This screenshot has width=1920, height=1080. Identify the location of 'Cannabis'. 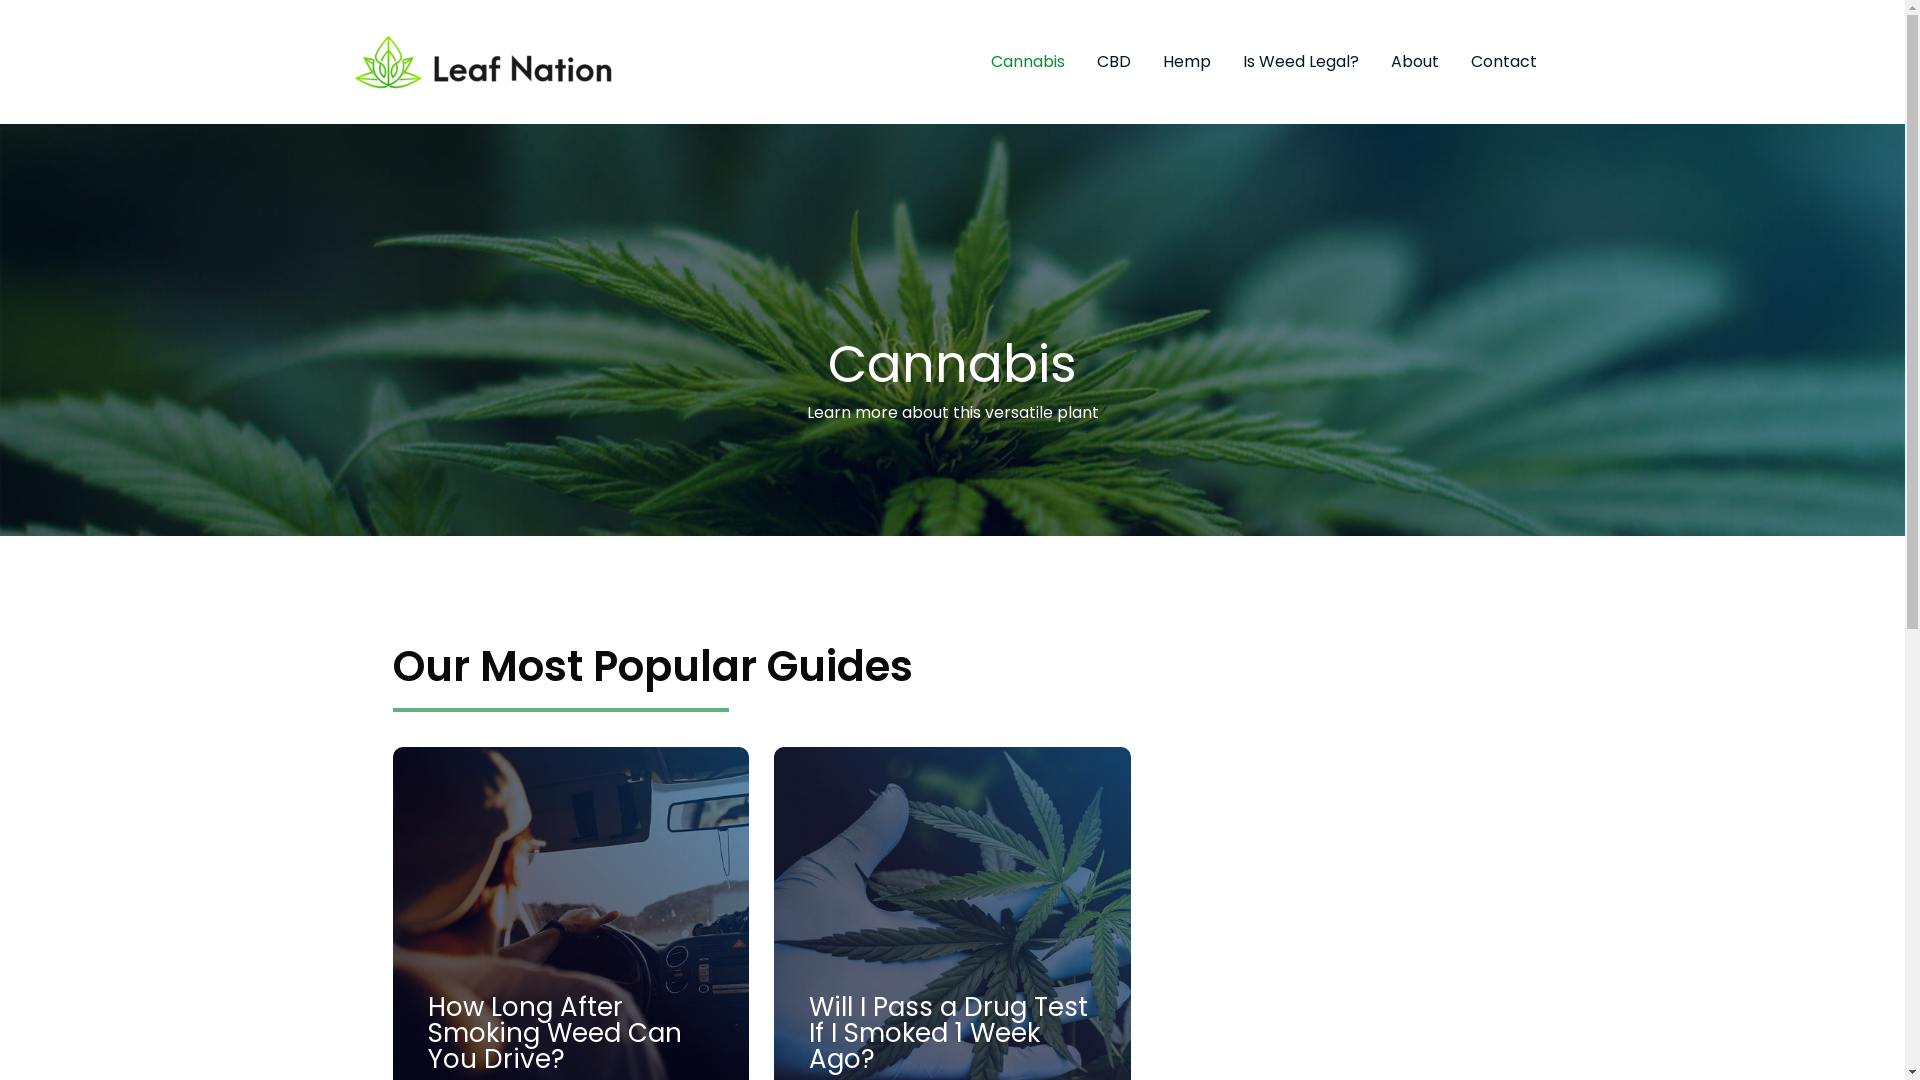
(1027, 60).